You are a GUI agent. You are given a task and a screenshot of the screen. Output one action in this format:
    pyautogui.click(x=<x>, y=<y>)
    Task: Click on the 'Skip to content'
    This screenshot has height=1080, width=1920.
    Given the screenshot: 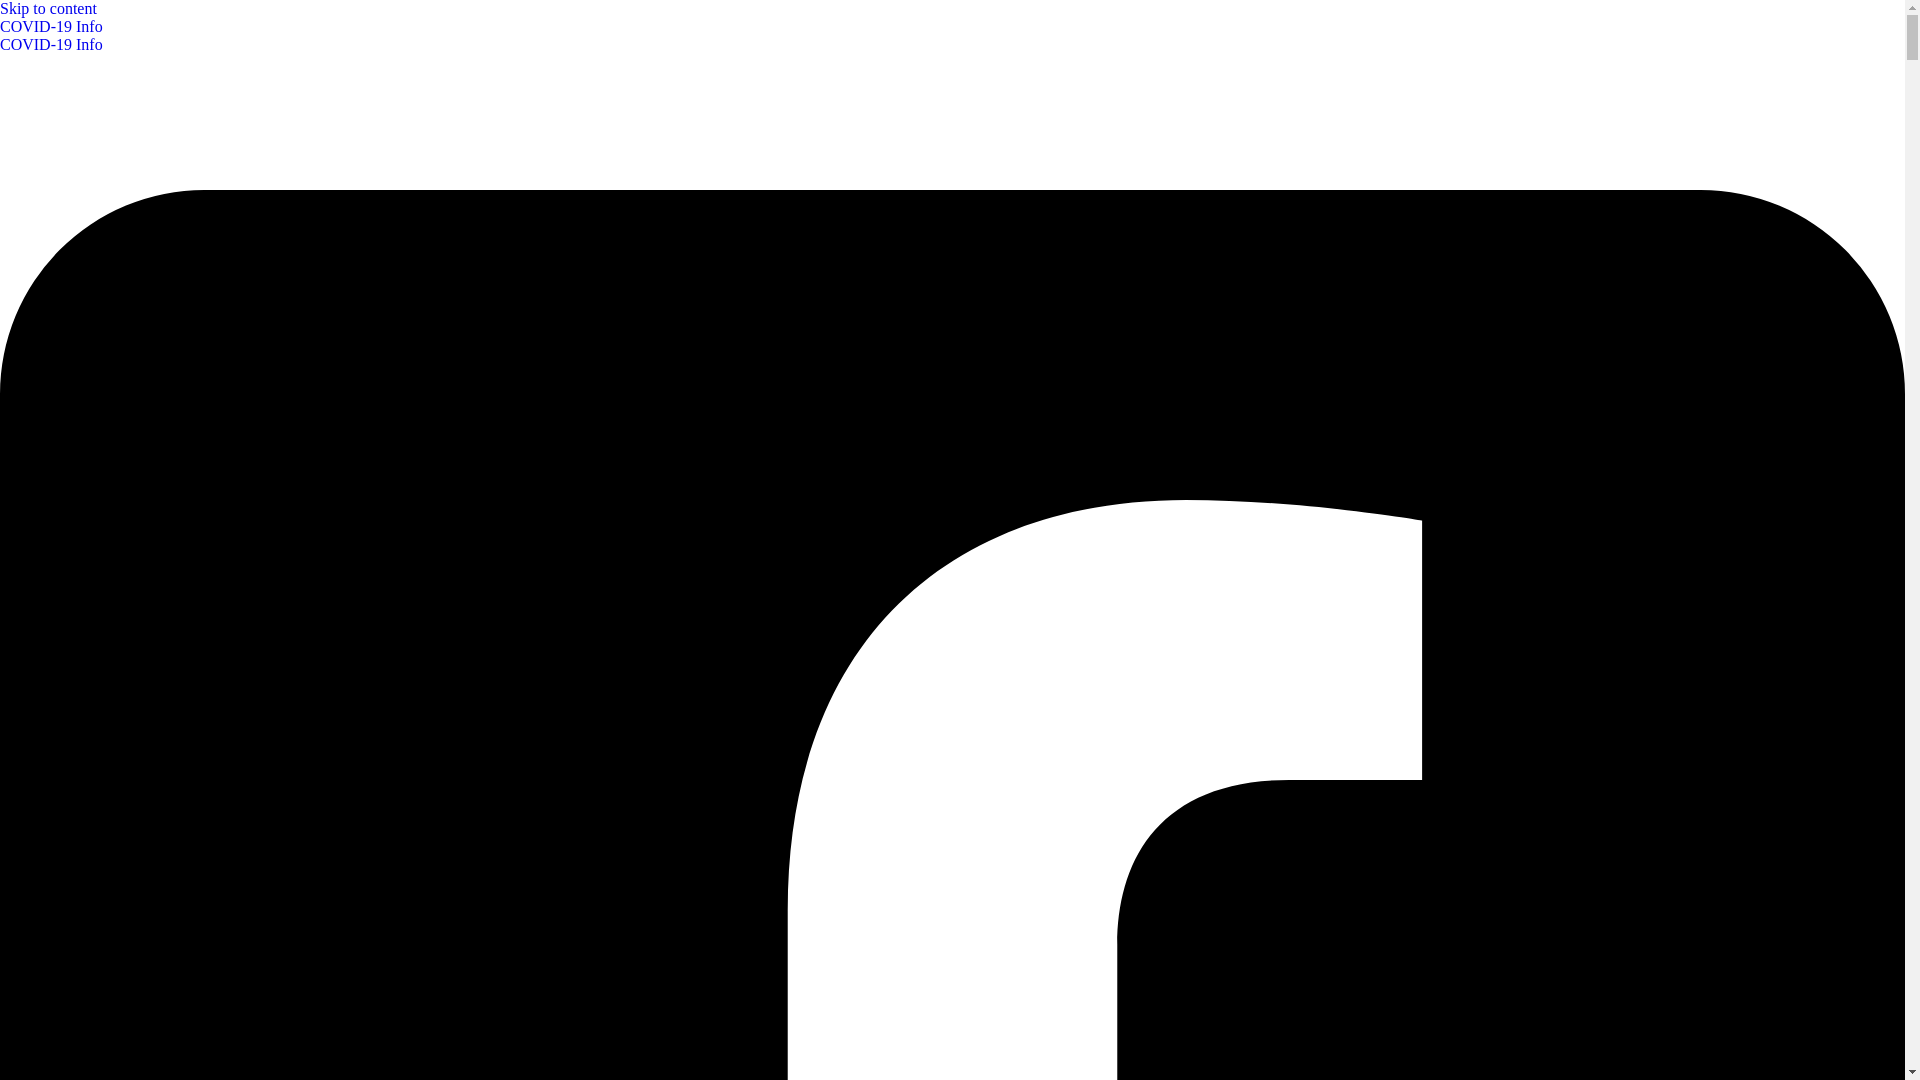 What is the action you would take?
    pyautogui.click(x=48, y=8)
    